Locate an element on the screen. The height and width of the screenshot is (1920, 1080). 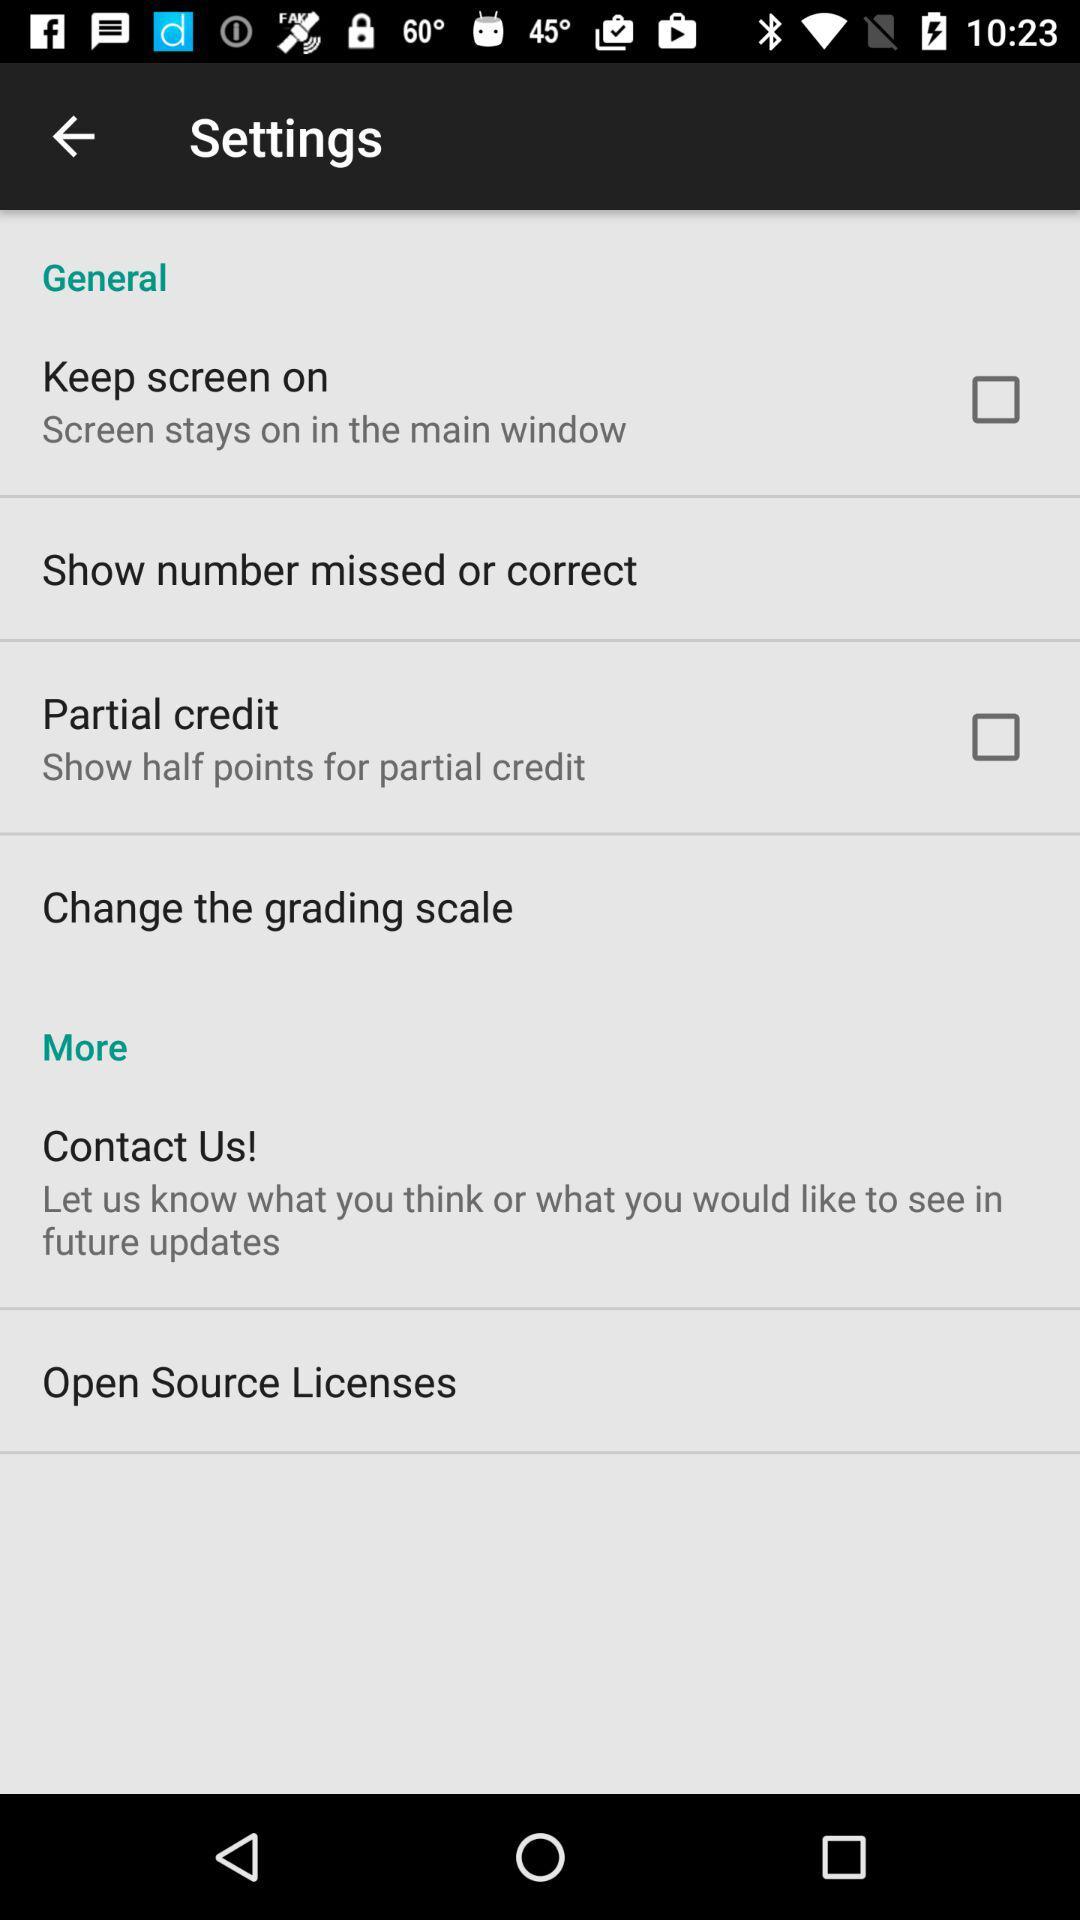
contact us! icon is located at coordinates (148, 1144).